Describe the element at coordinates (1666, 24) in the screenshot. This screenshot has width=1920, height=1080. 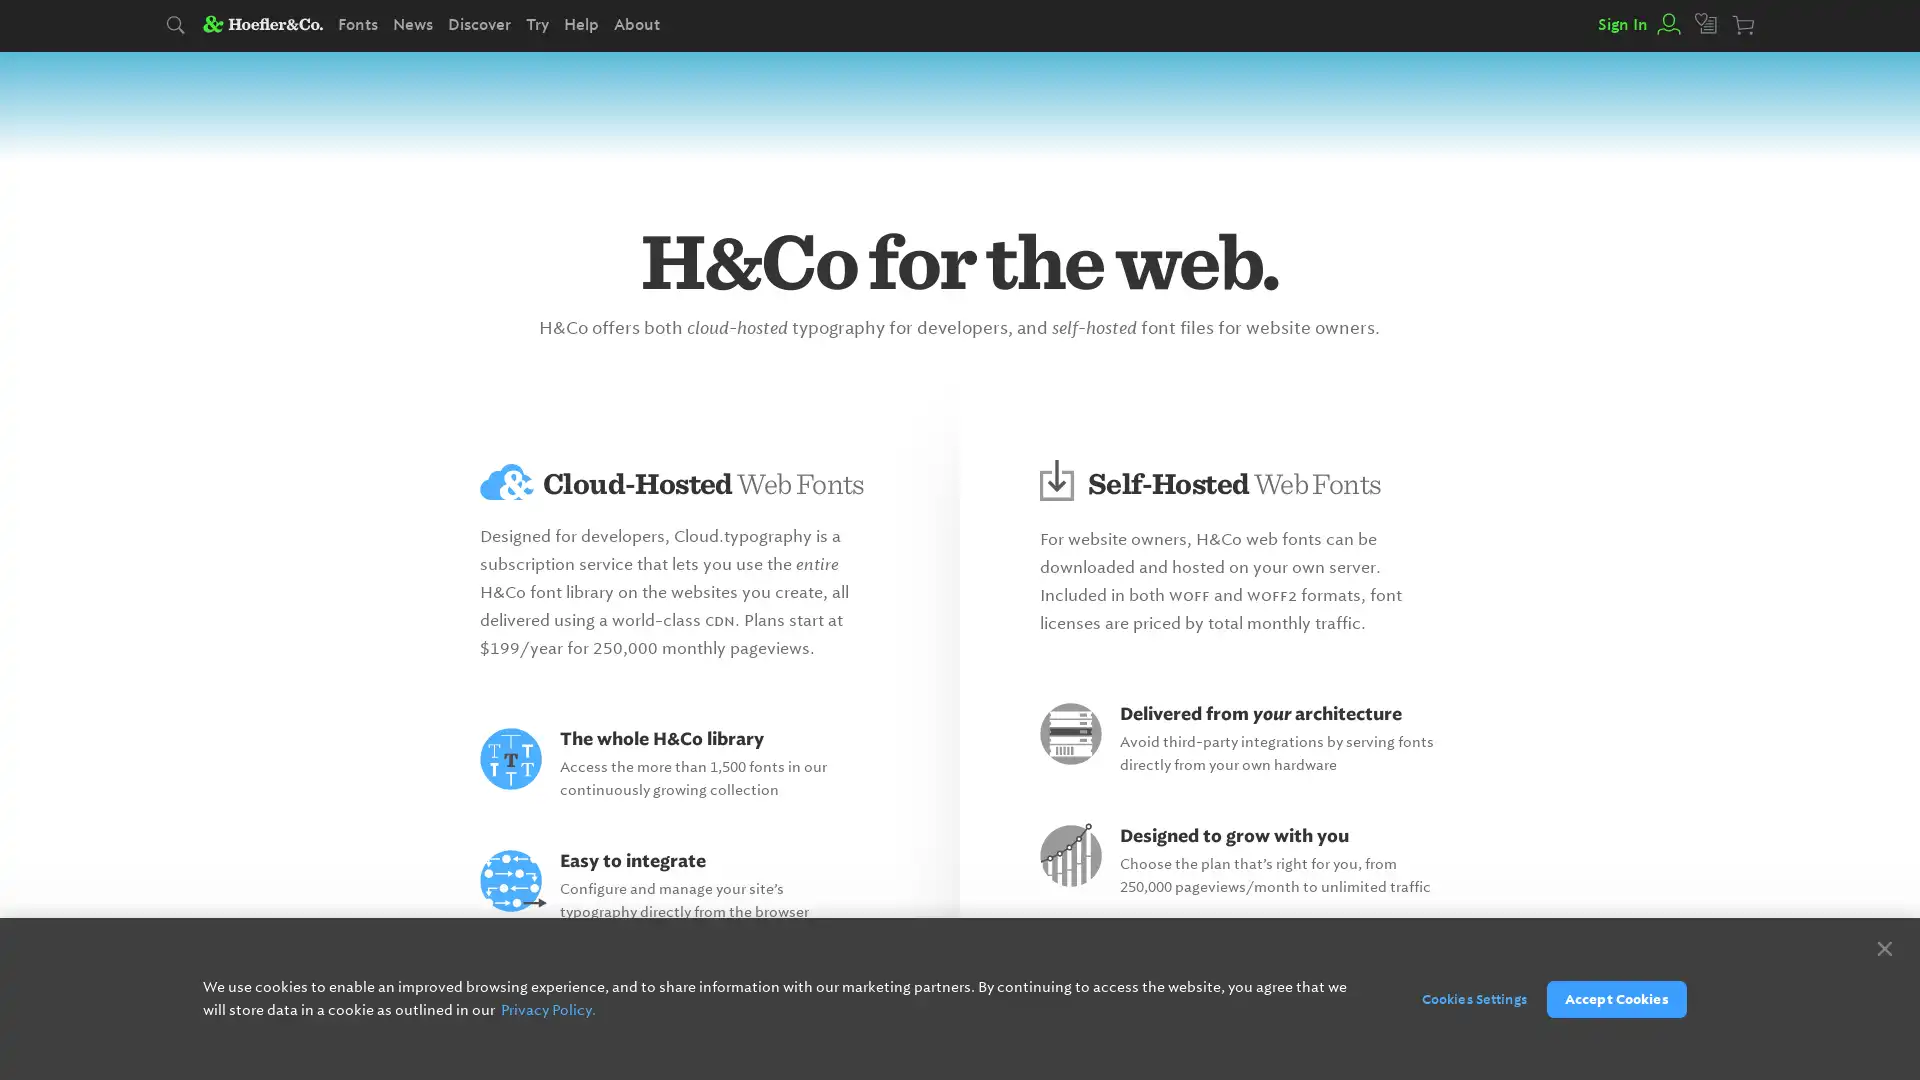
I see `View your account` at that location.